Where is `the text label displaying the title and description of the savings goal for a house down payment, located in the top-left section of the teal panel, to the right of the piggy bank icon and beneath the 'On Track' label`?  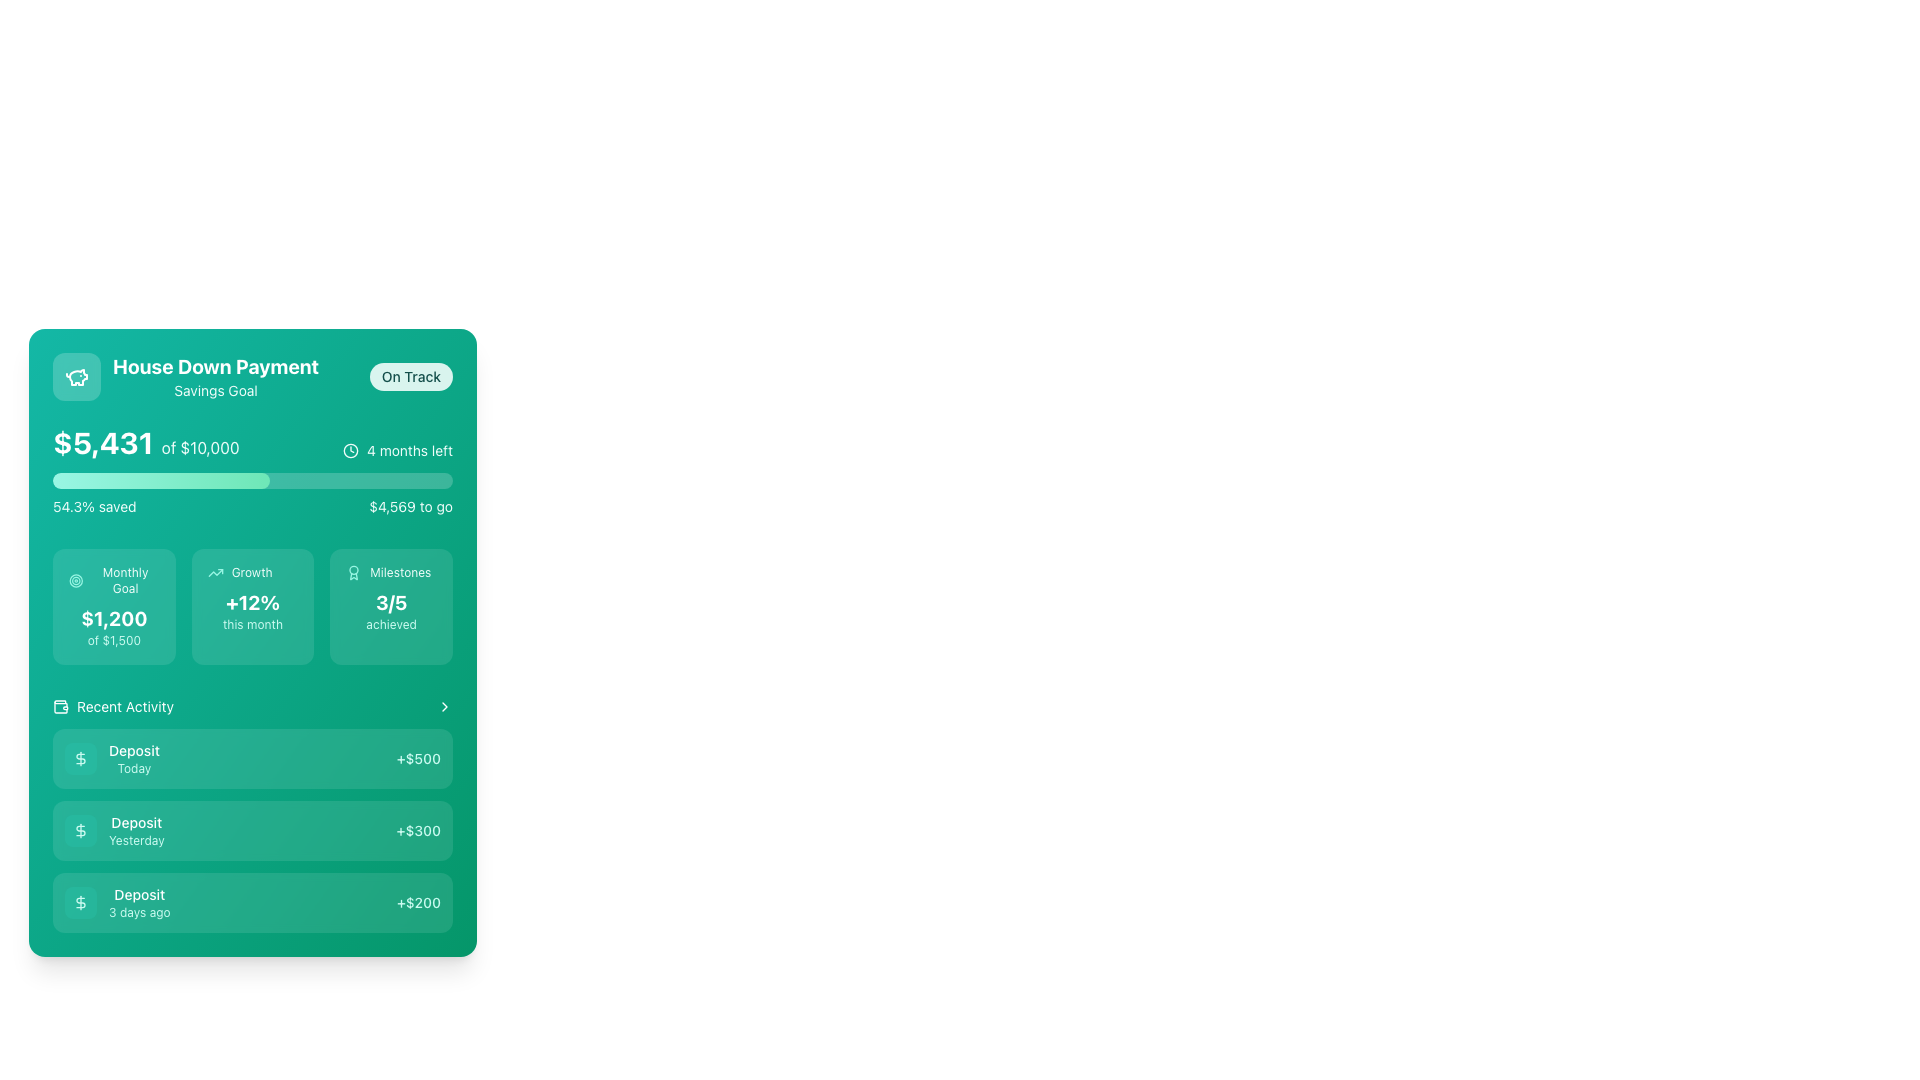
the text label displaying the title and description of the savings goal for a house down payment, located in the top-left section of the teal panel, to the right of the piggy bank icon and beneath the 'On Track' label is located at coordinates (216, 377).